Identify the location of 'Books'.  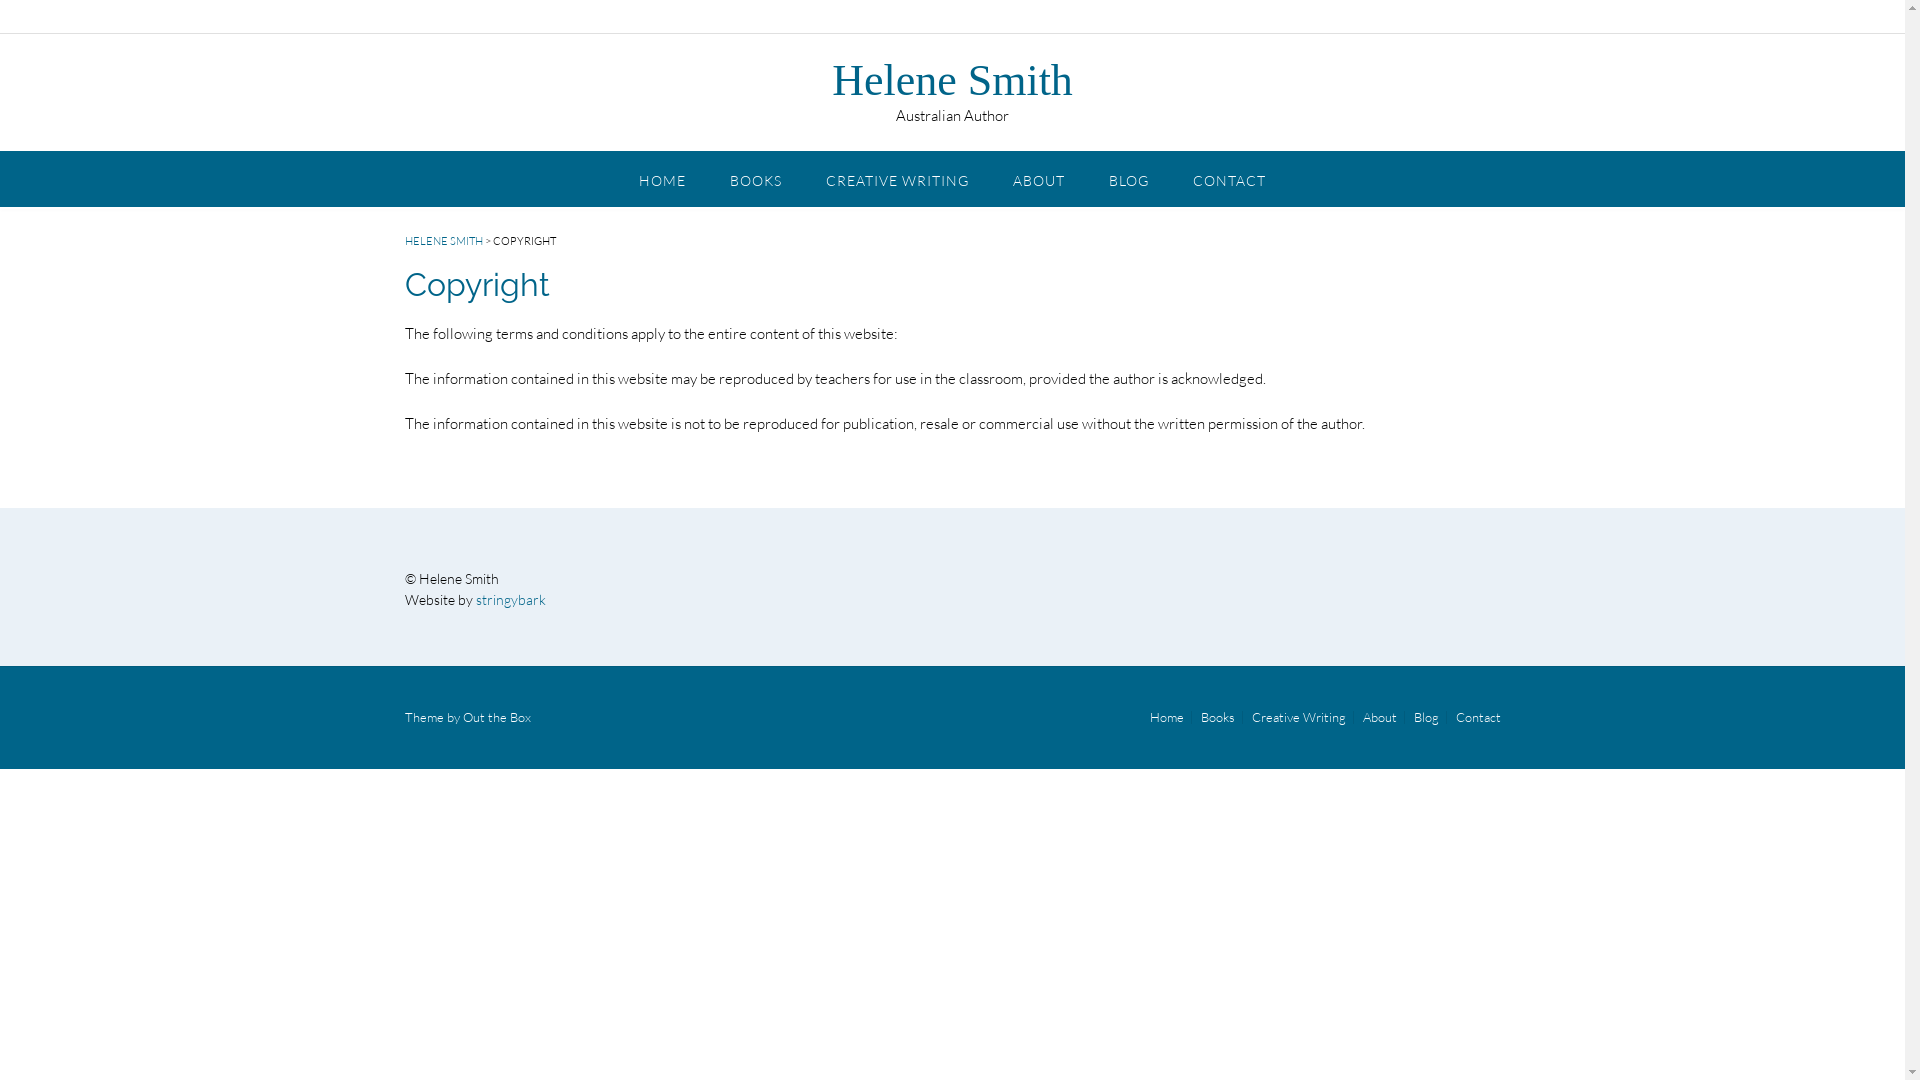
(1194, 716).